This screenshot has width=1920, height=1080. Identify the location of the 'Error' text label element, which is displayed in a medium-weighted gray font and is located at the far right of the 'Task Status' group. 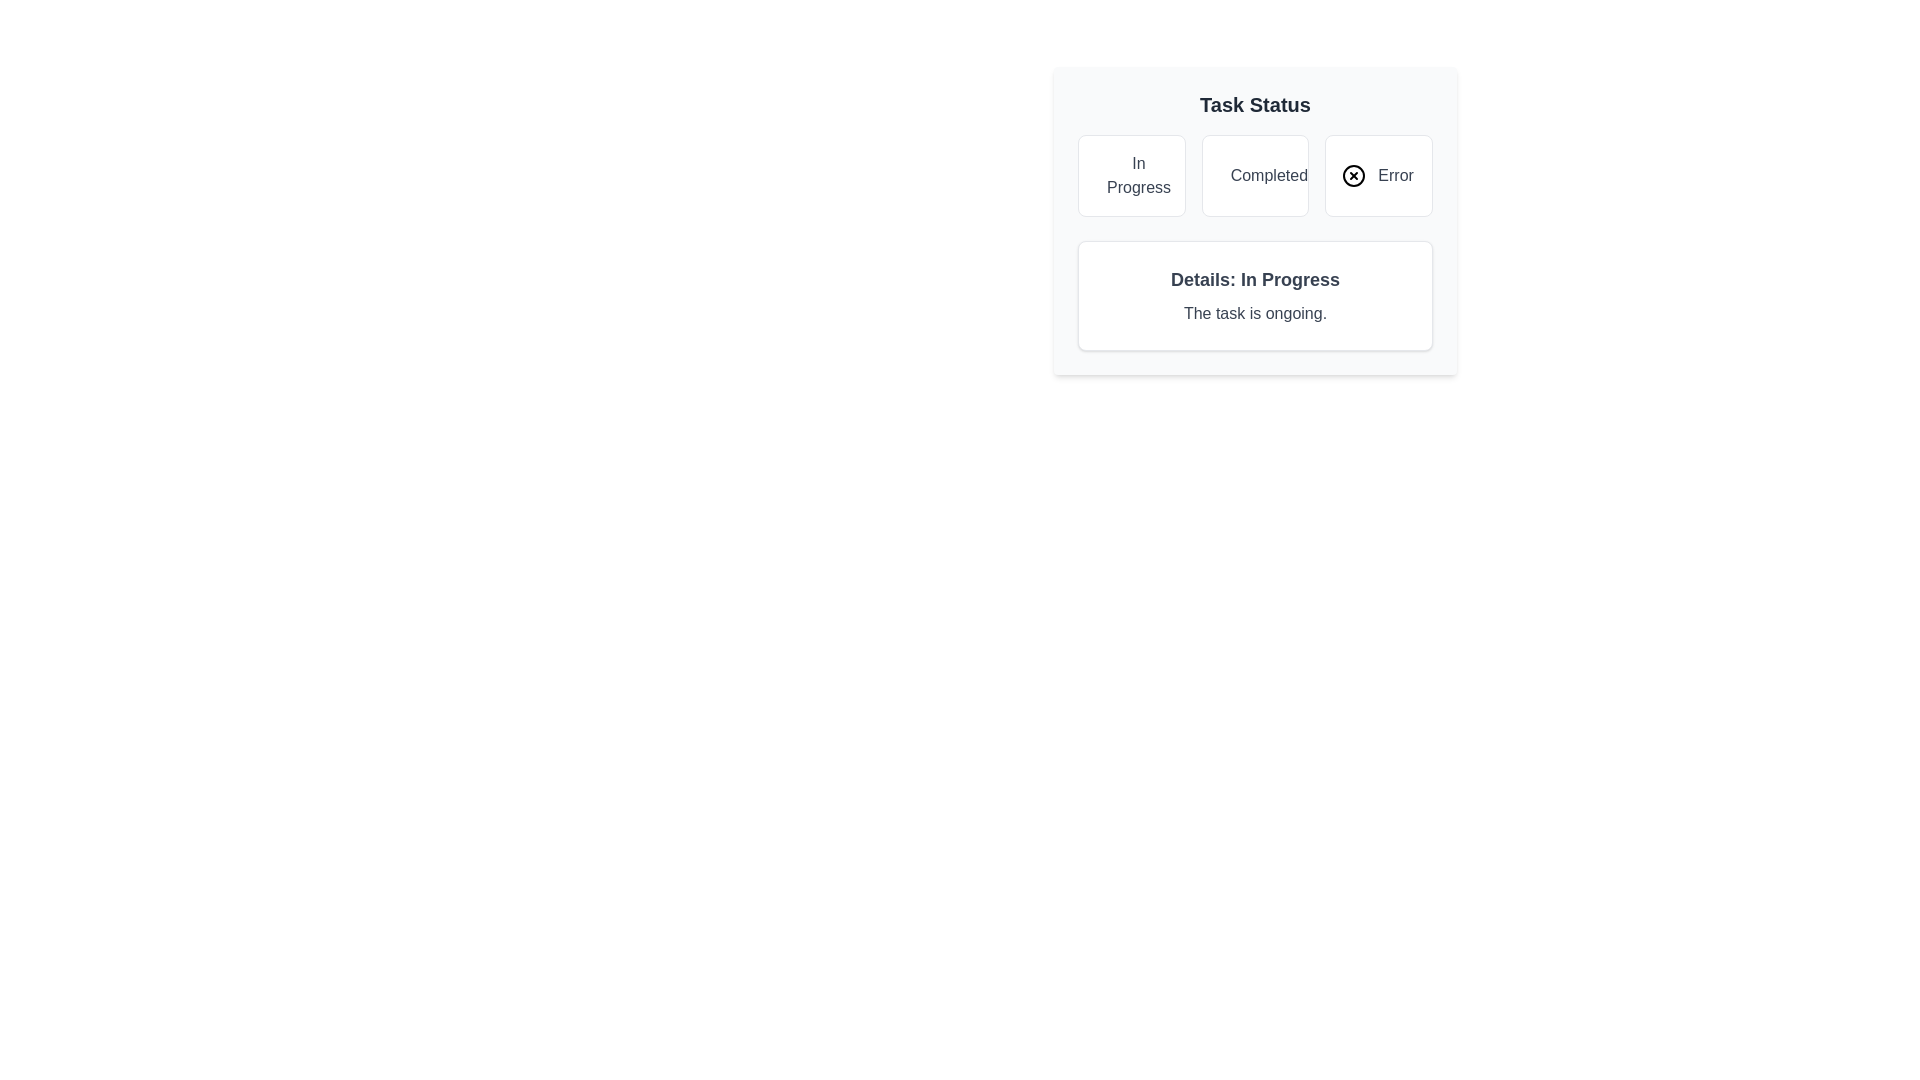
(1395, 175).